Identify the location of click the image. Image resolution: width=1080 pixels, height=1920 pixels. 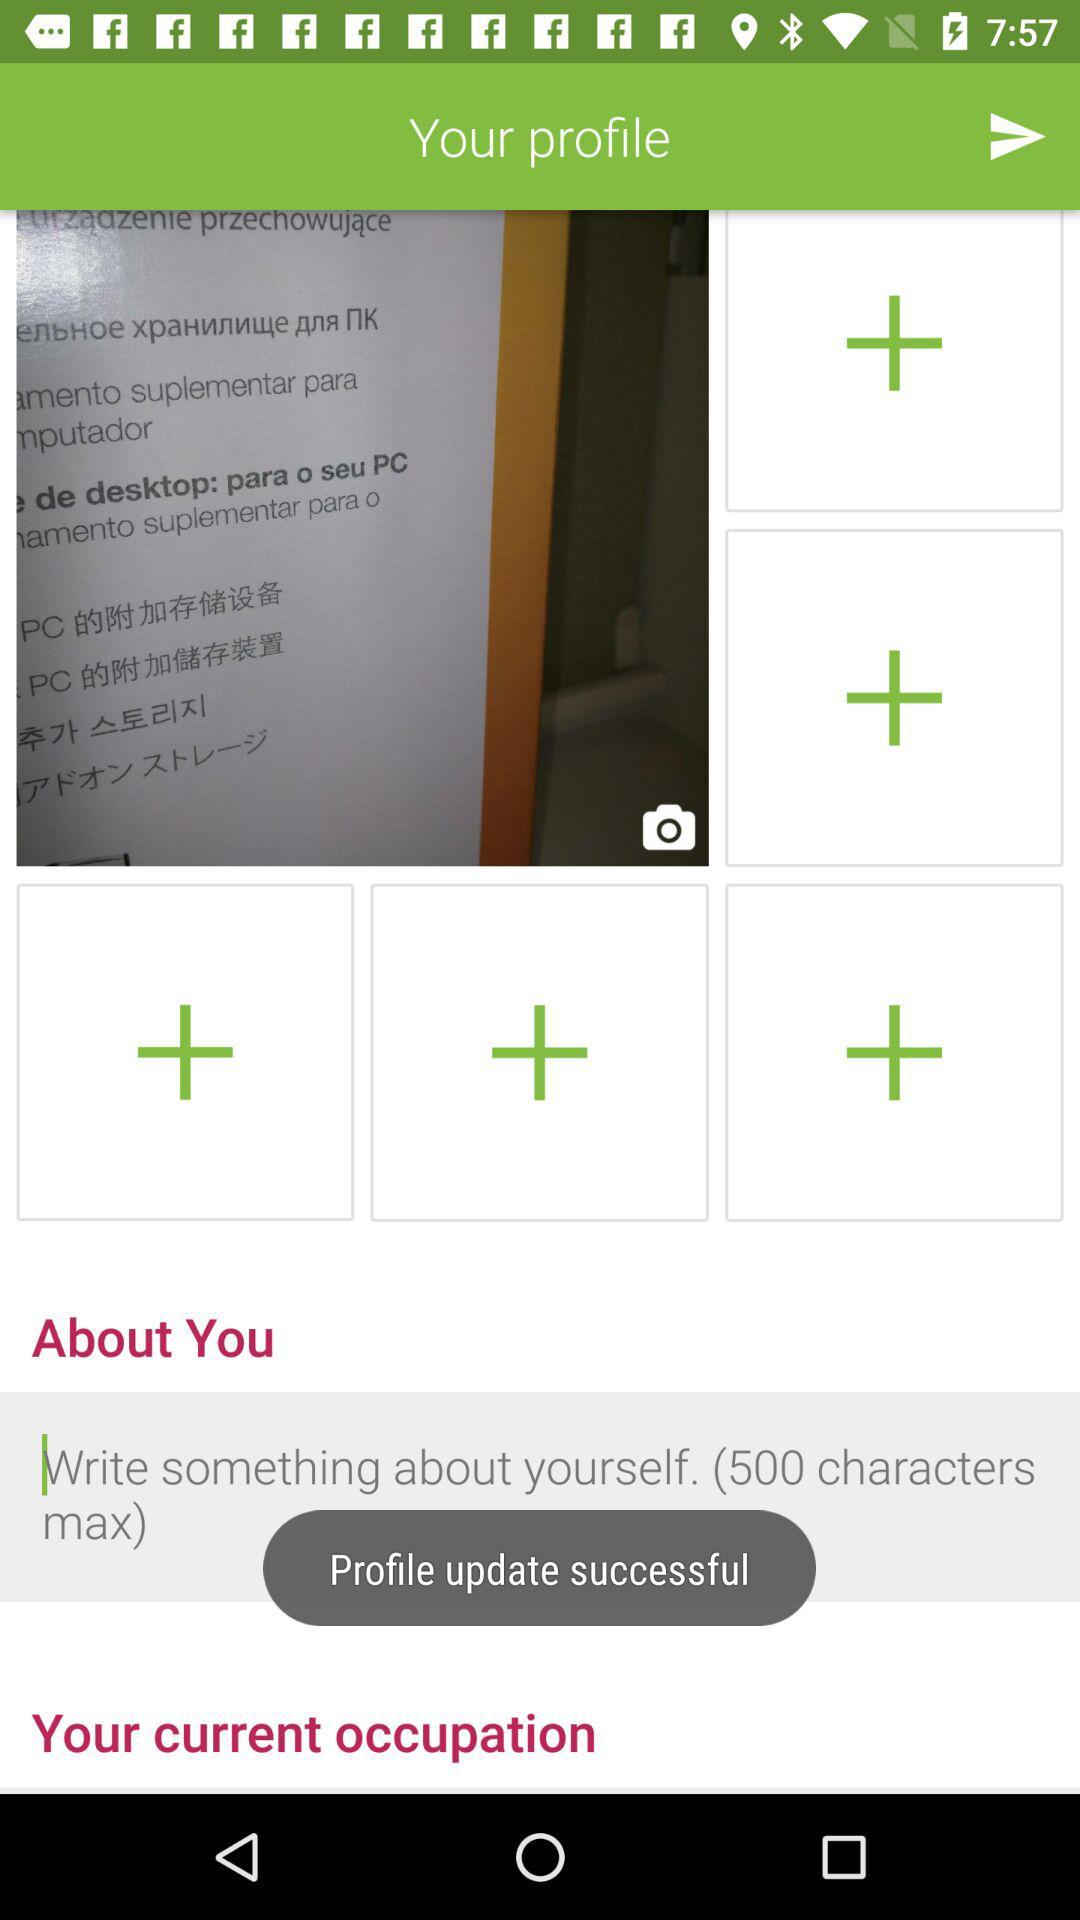
(362, 538).